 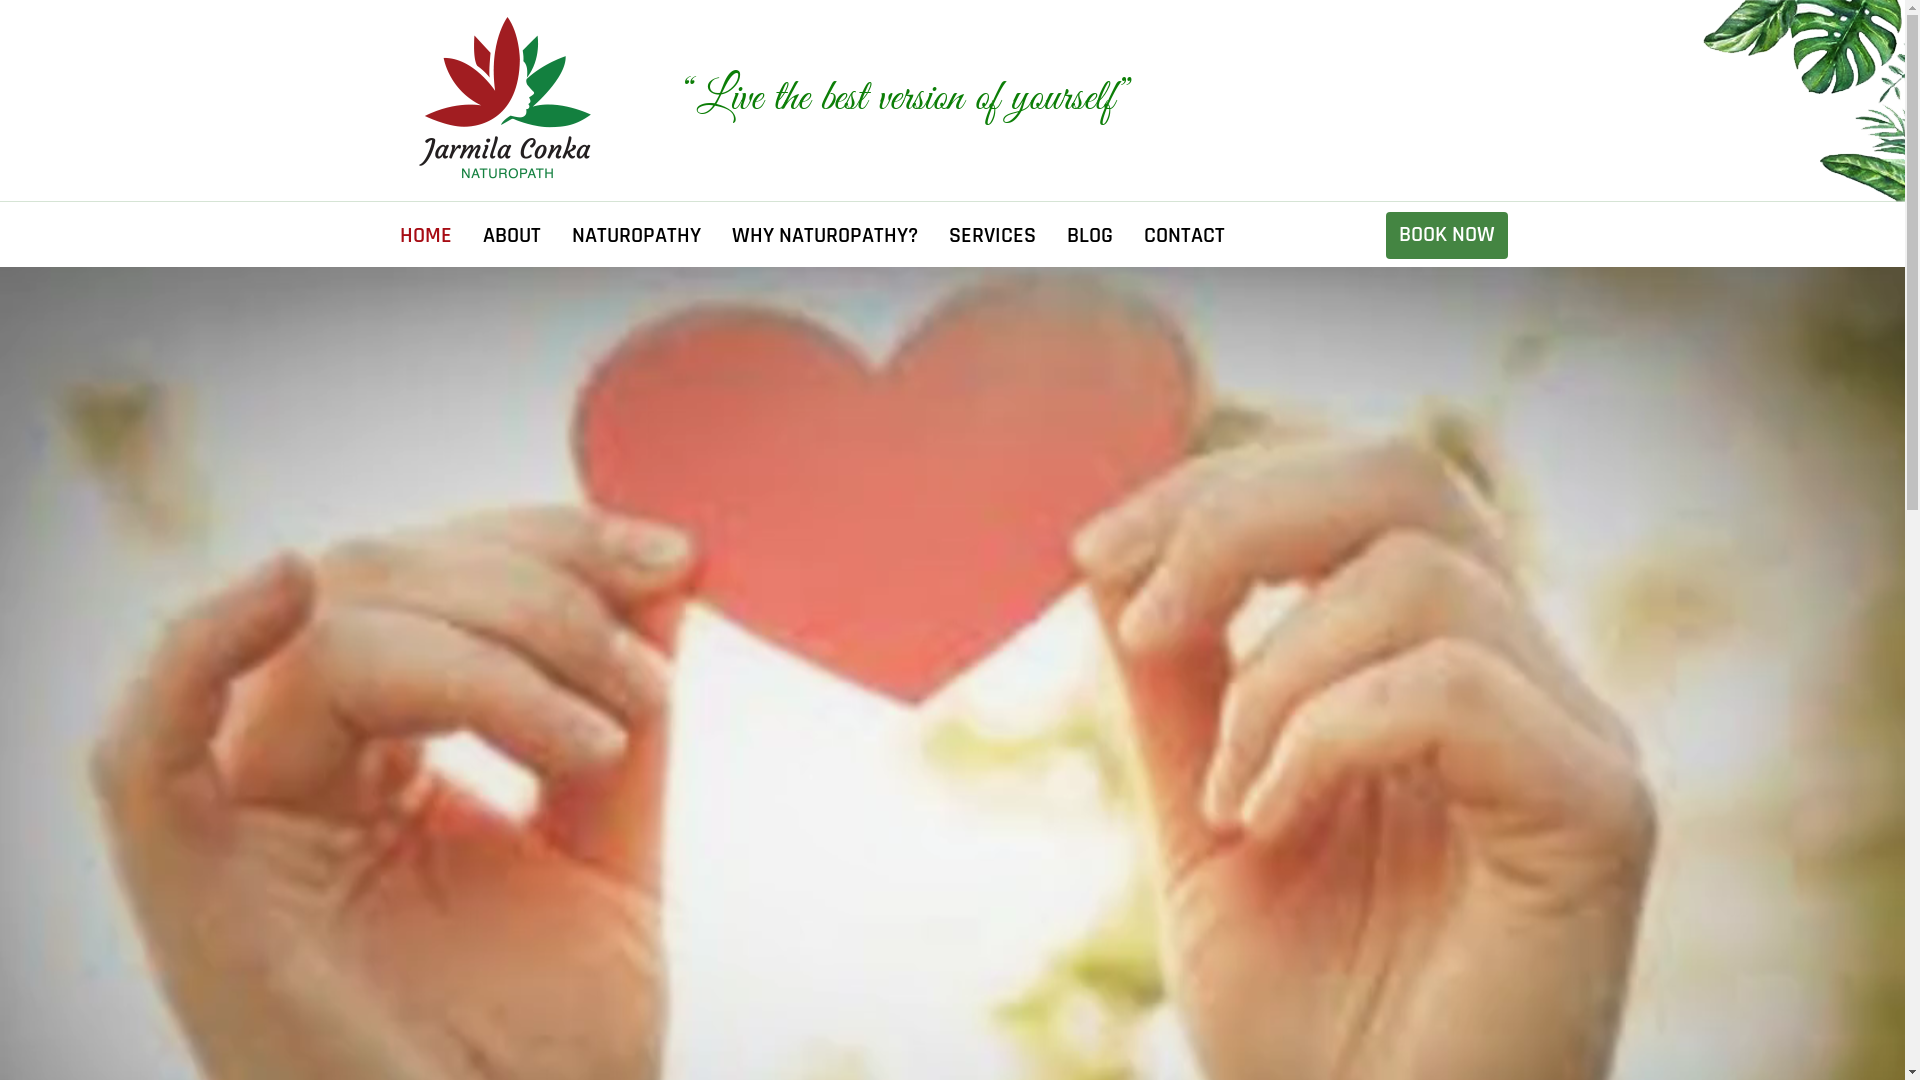 I want to click on 'CONTACT', so click(x=1184, y=234).